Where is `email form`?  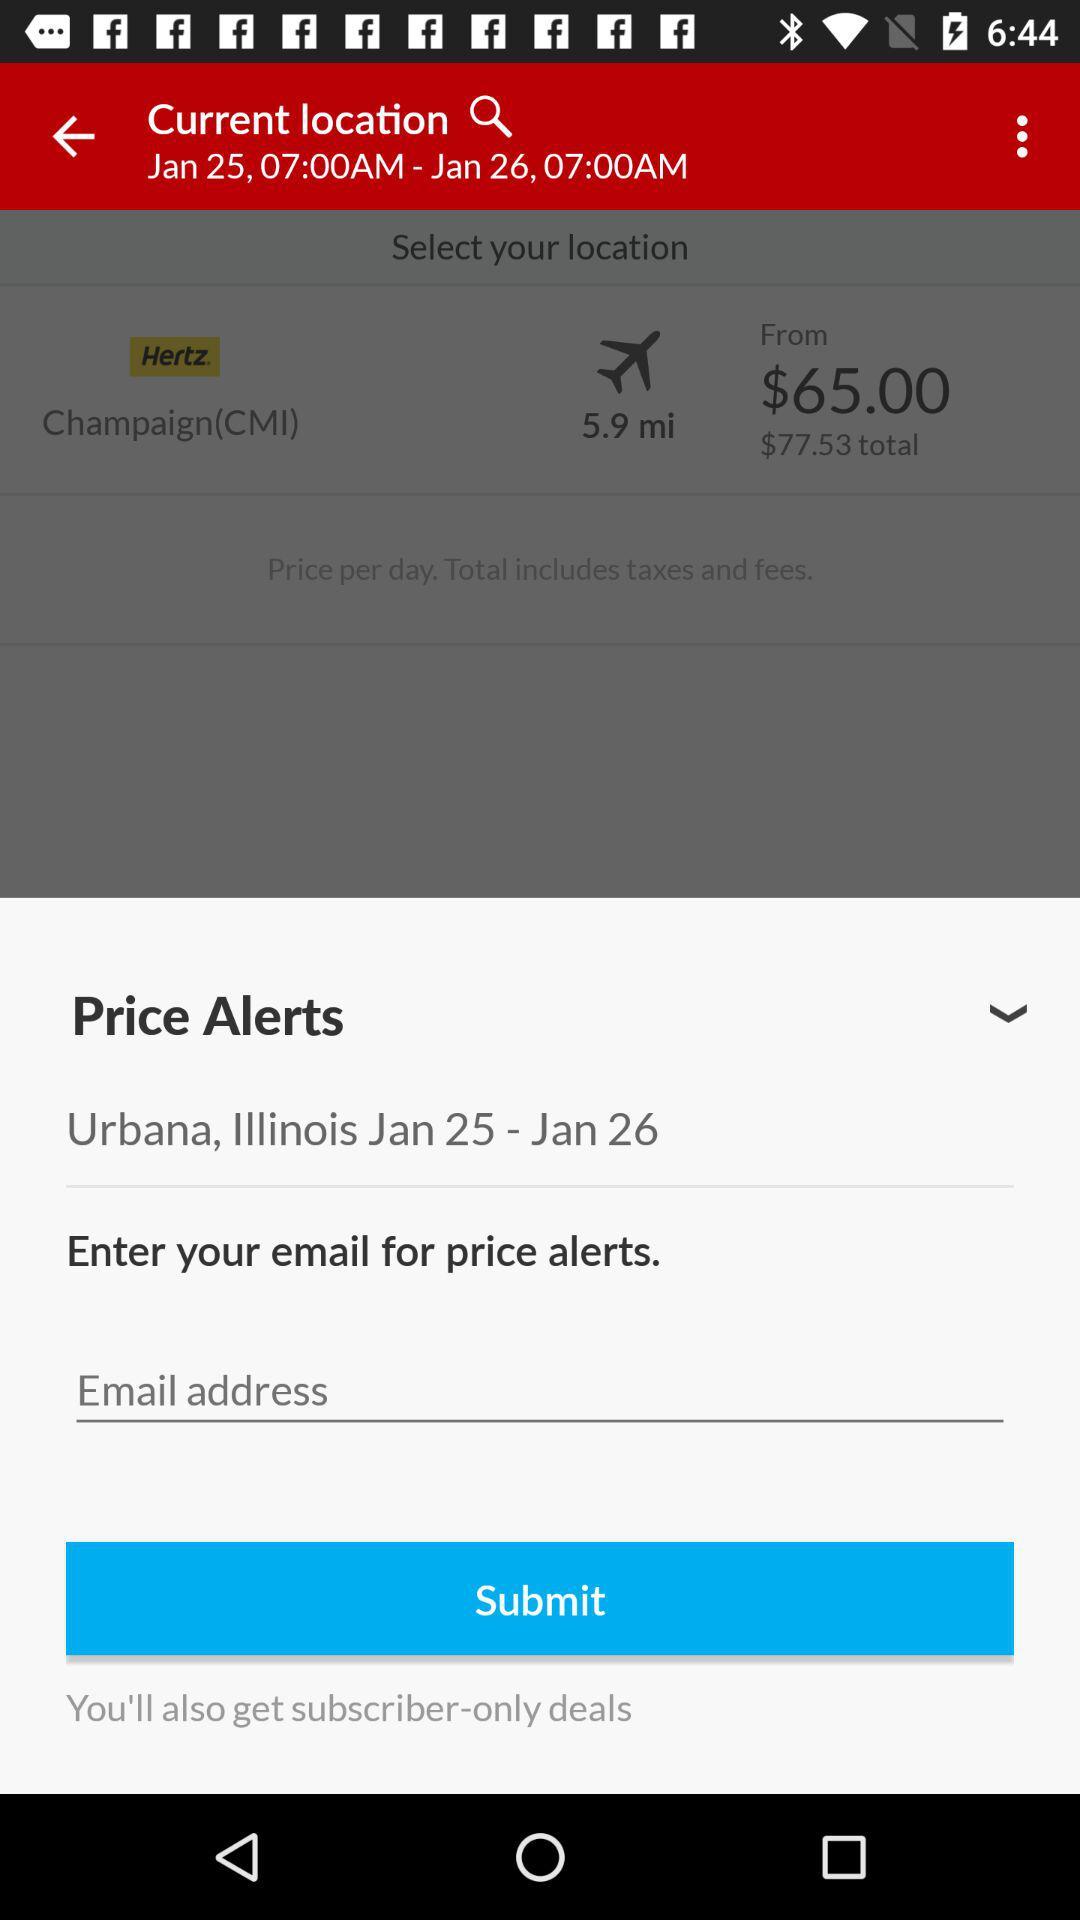 email form is located at coordinates (540, 1389).